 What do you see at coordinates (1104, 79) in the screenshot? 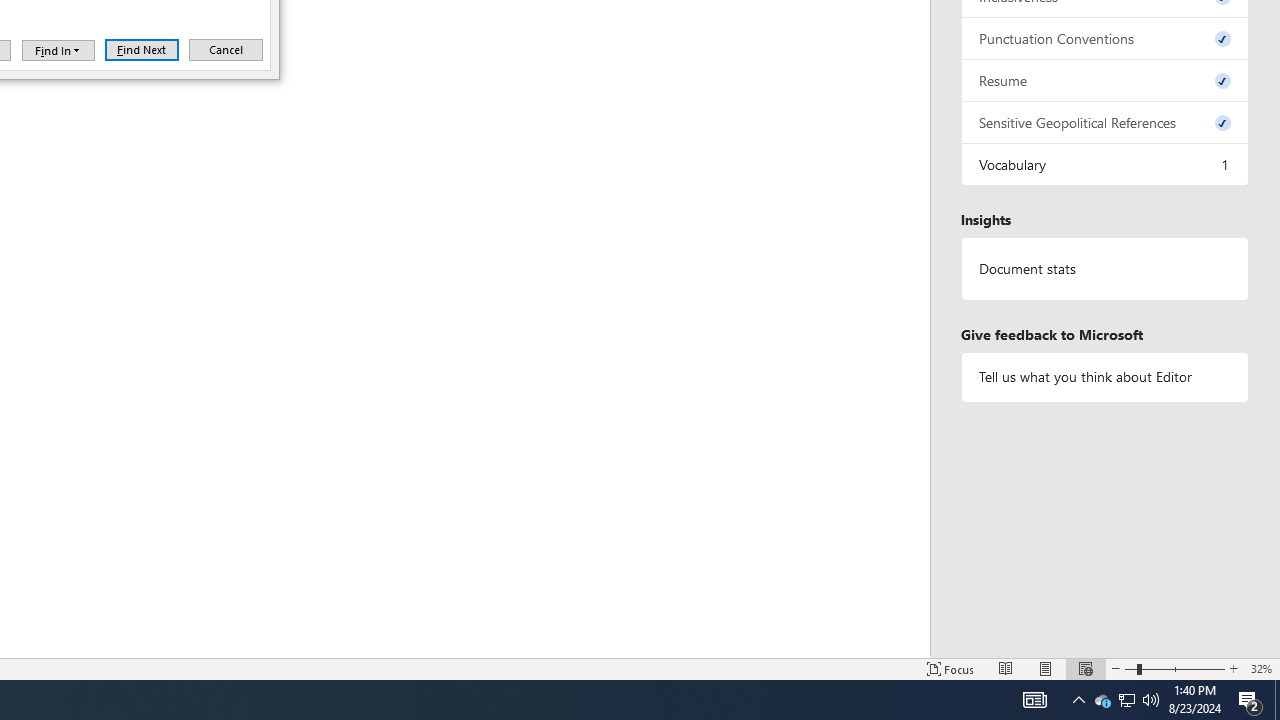
I see `'Resume, 0 issues. Press space or enter to review items.'` at bounding box center [1104, 79].